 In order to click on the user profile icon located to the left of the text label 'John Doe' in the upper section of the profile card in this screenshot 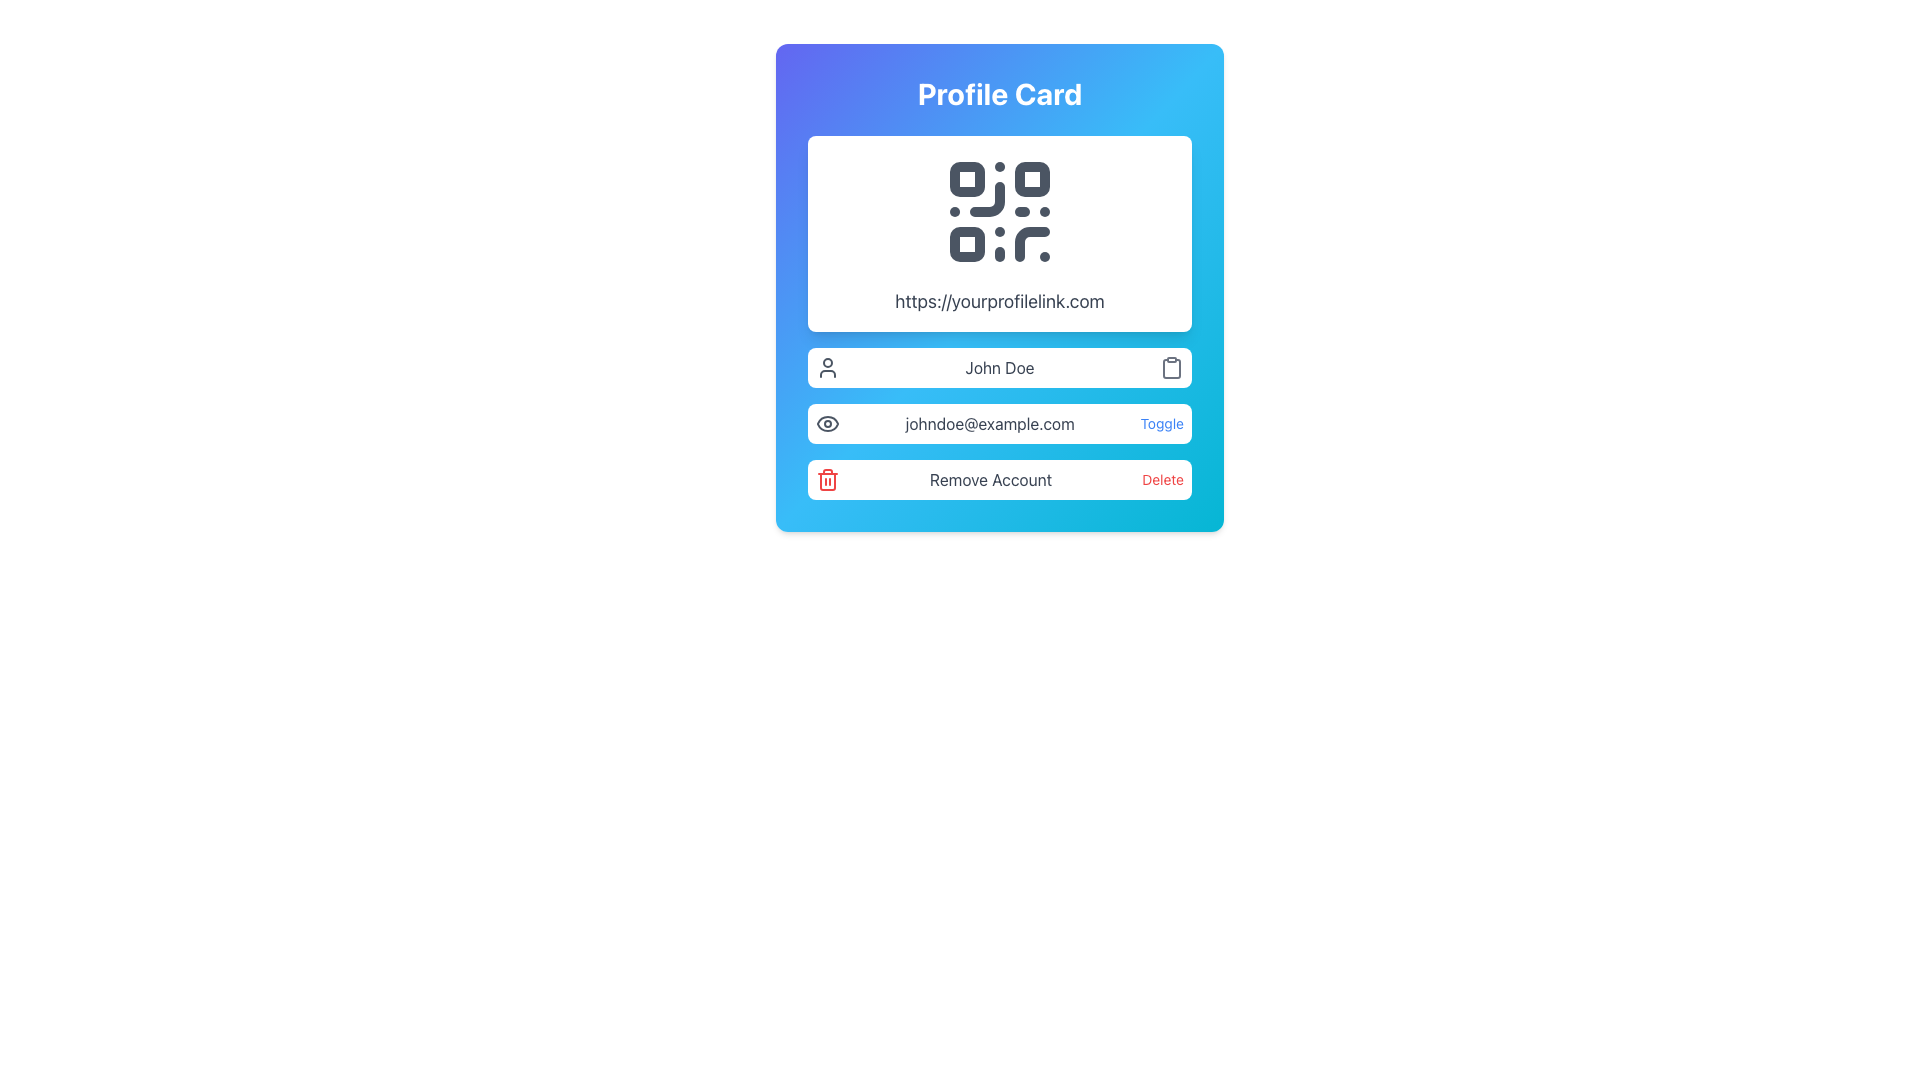, I will do `click(828, 367)`.